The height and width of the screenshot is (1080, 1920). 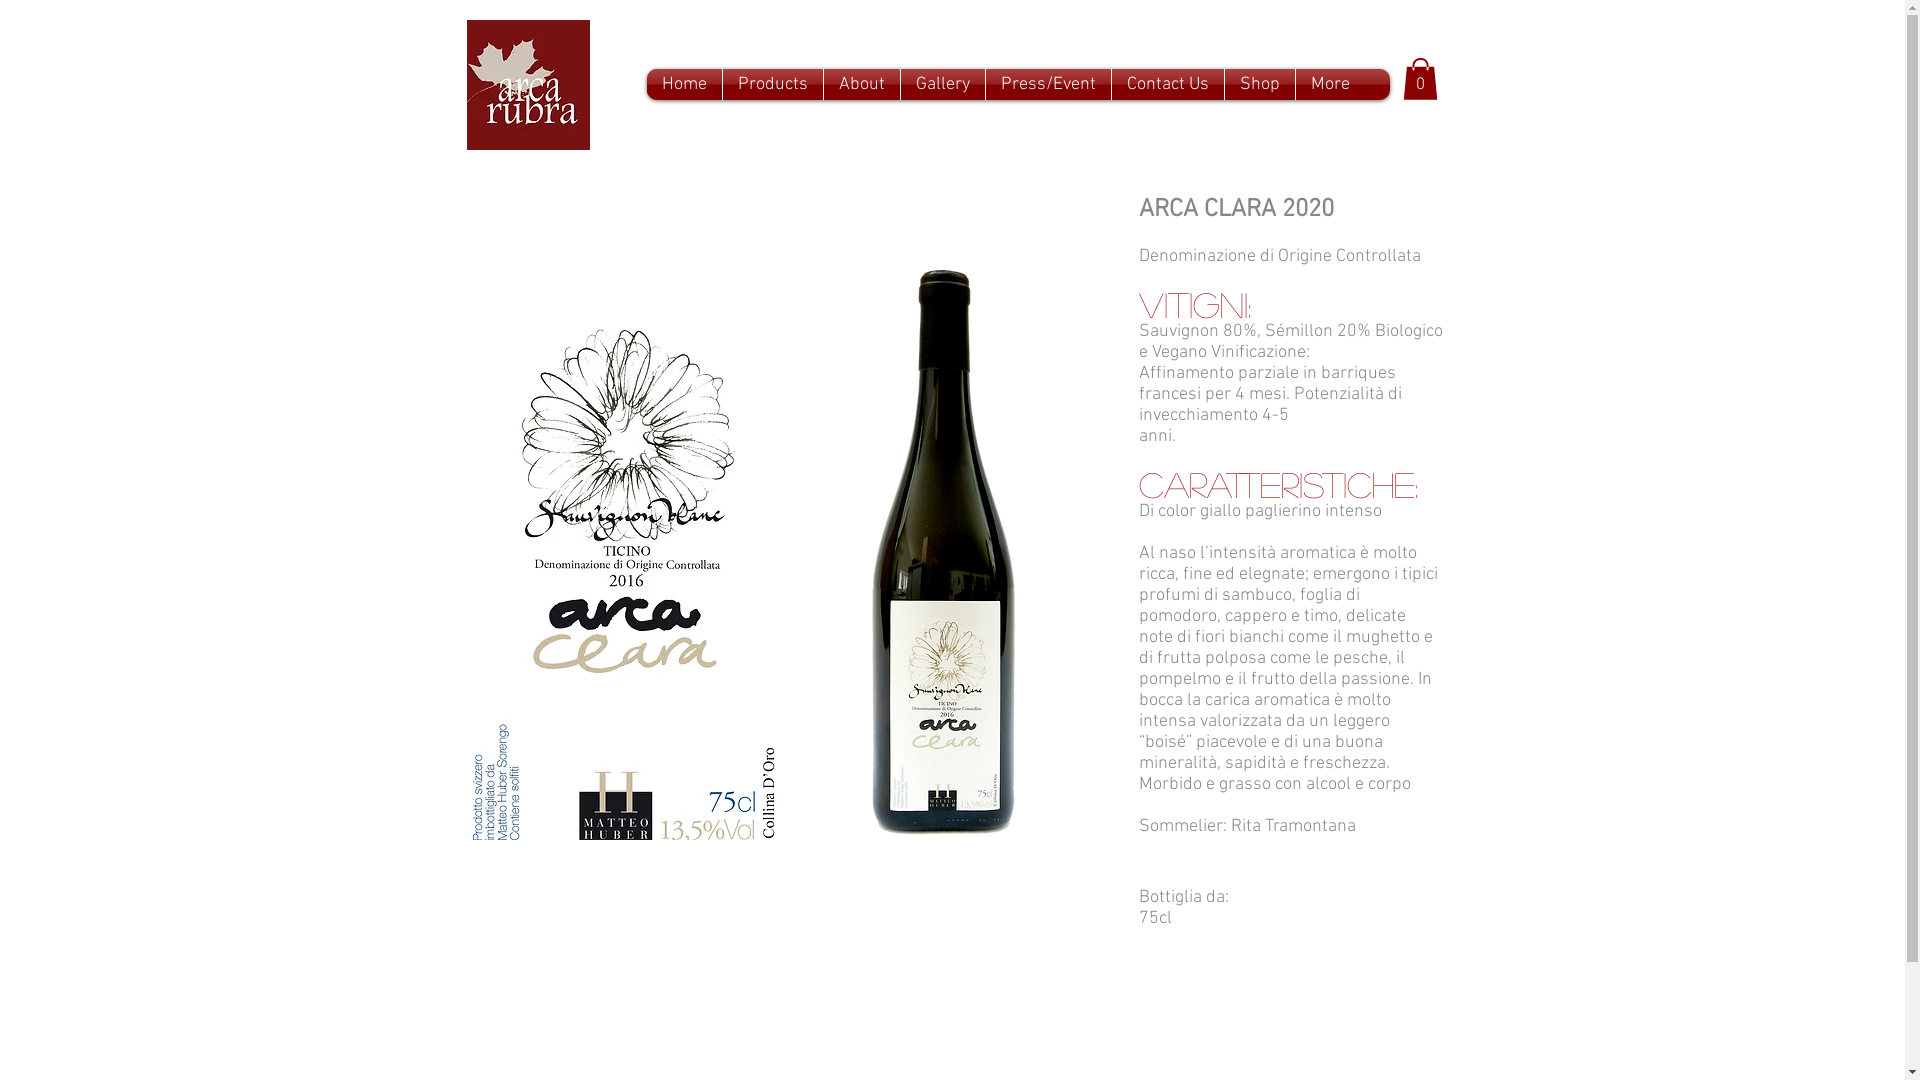 I want to click on 'Press/Event', so click(x=1047, y=83).